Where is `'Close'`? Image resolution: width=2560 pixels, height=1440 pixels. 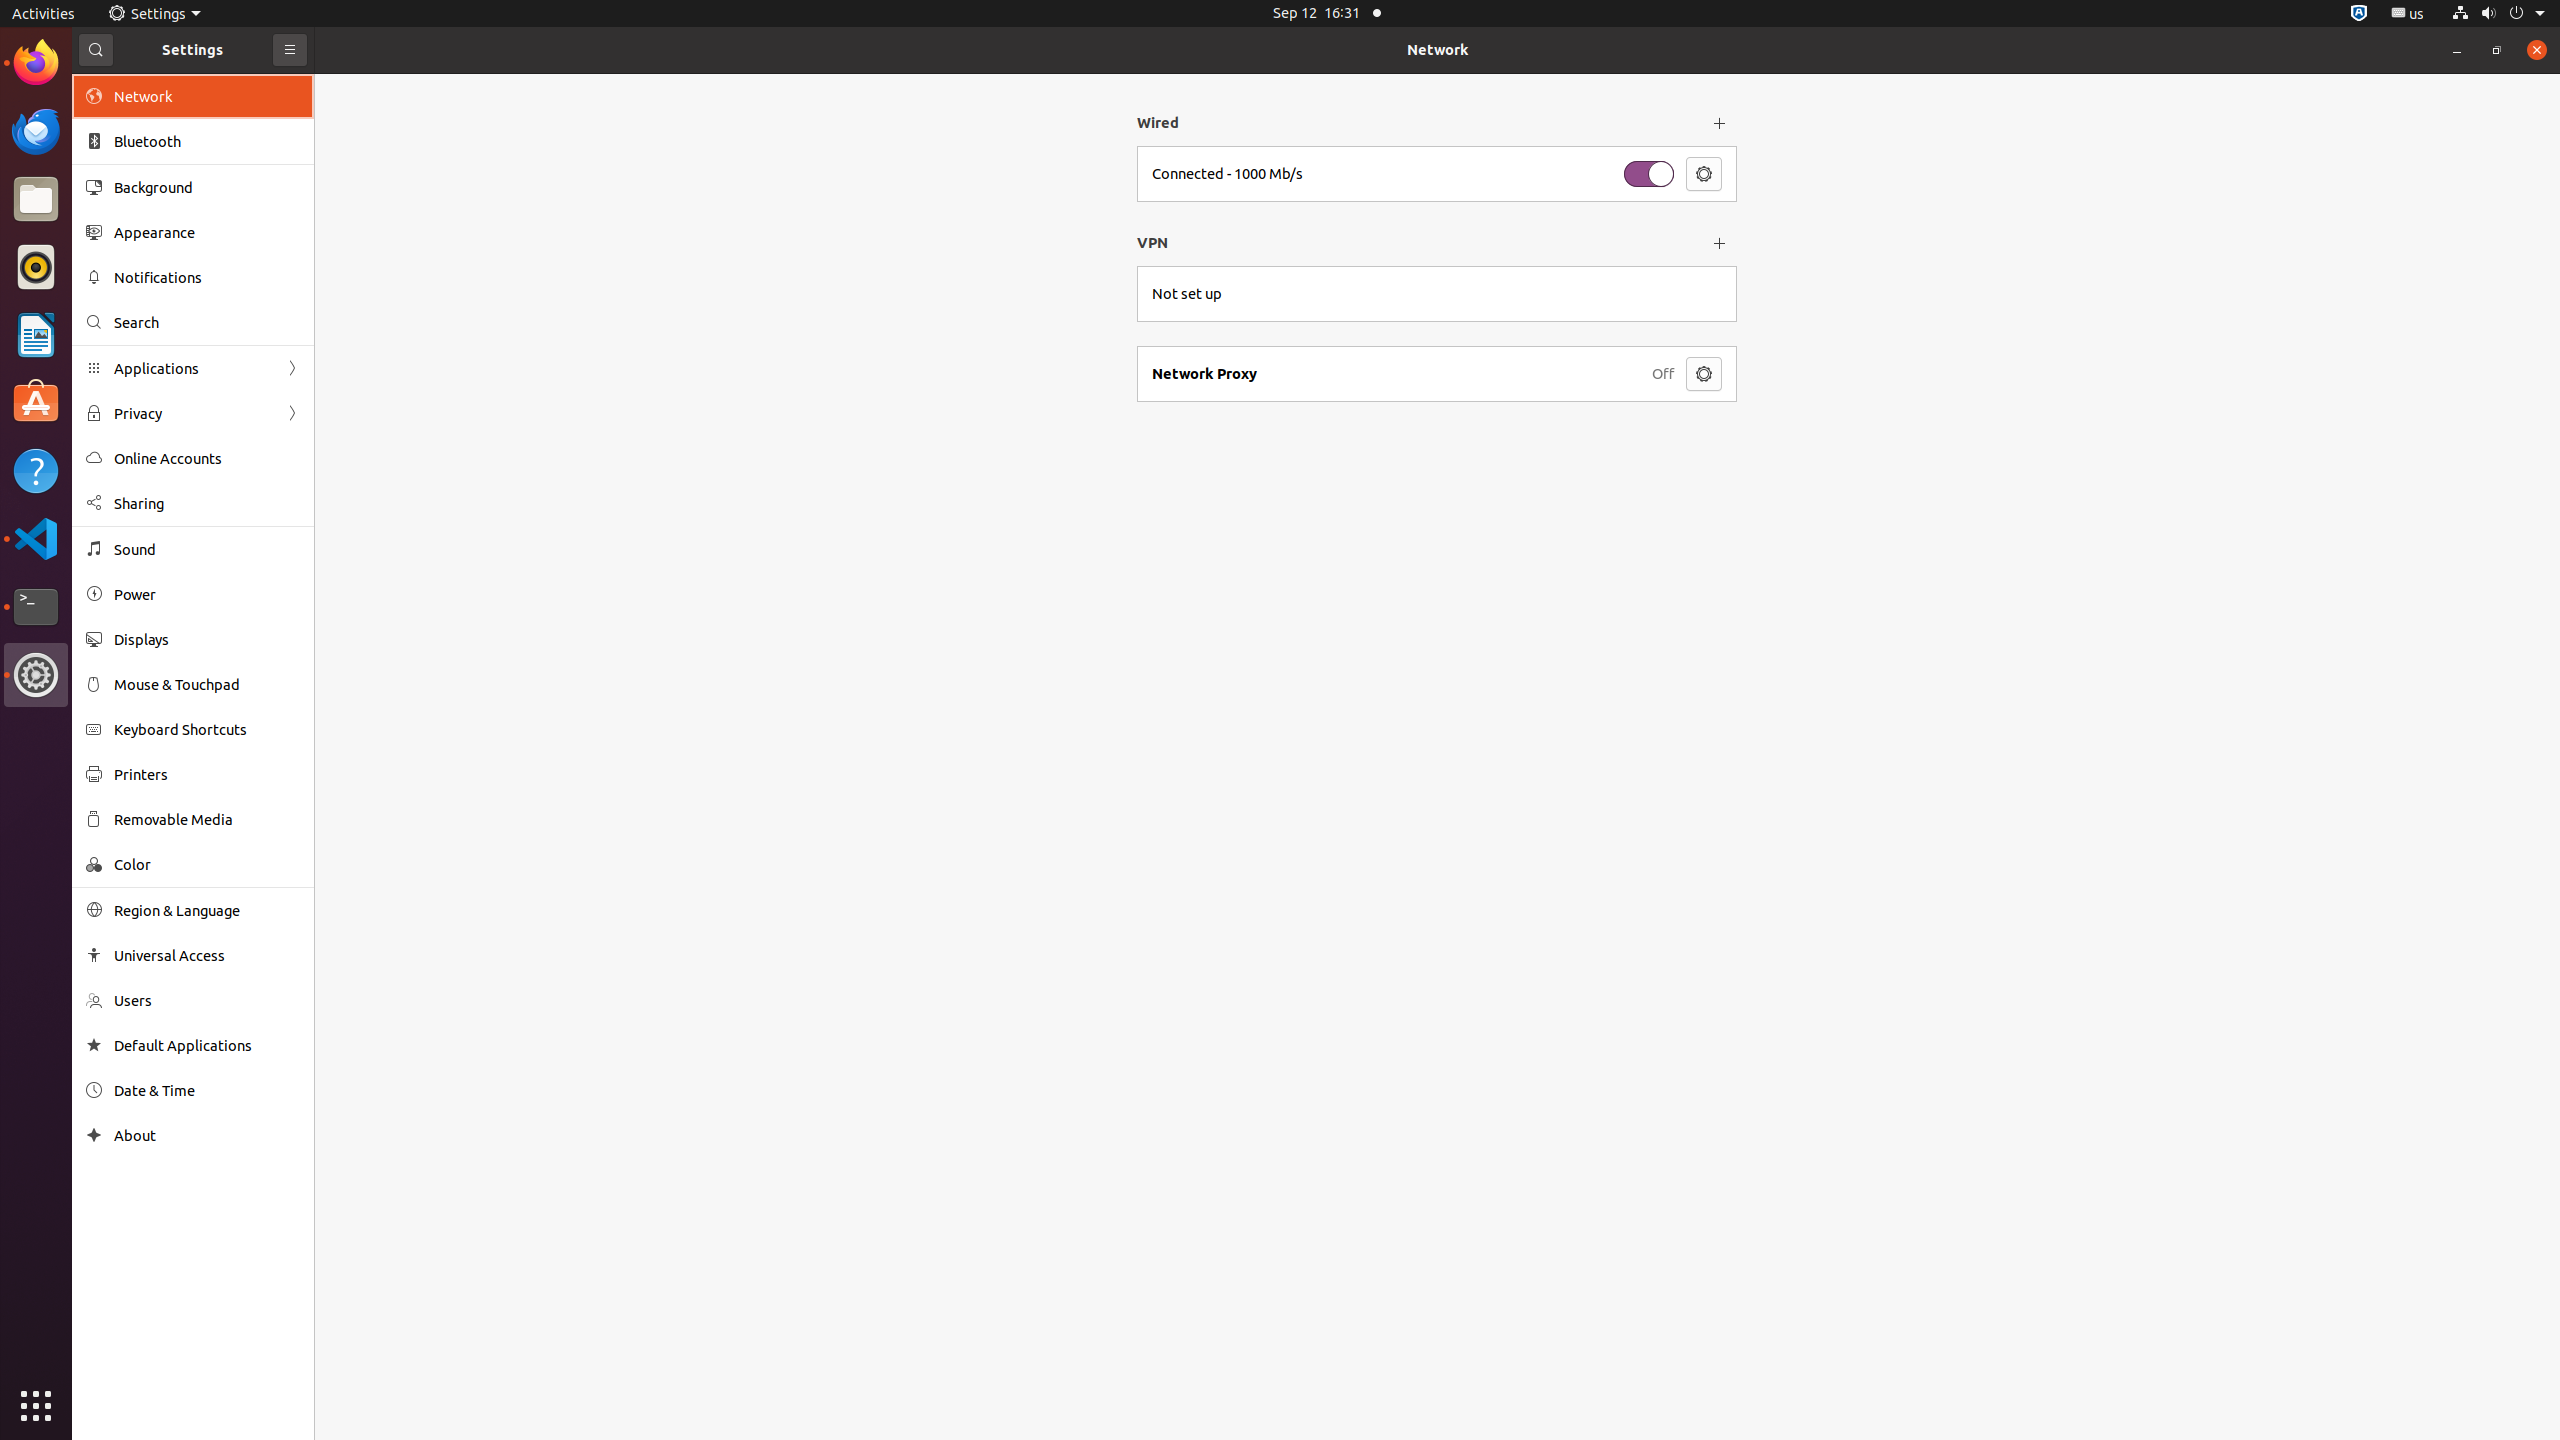 'Close' is located at coordinates (2535, 49).